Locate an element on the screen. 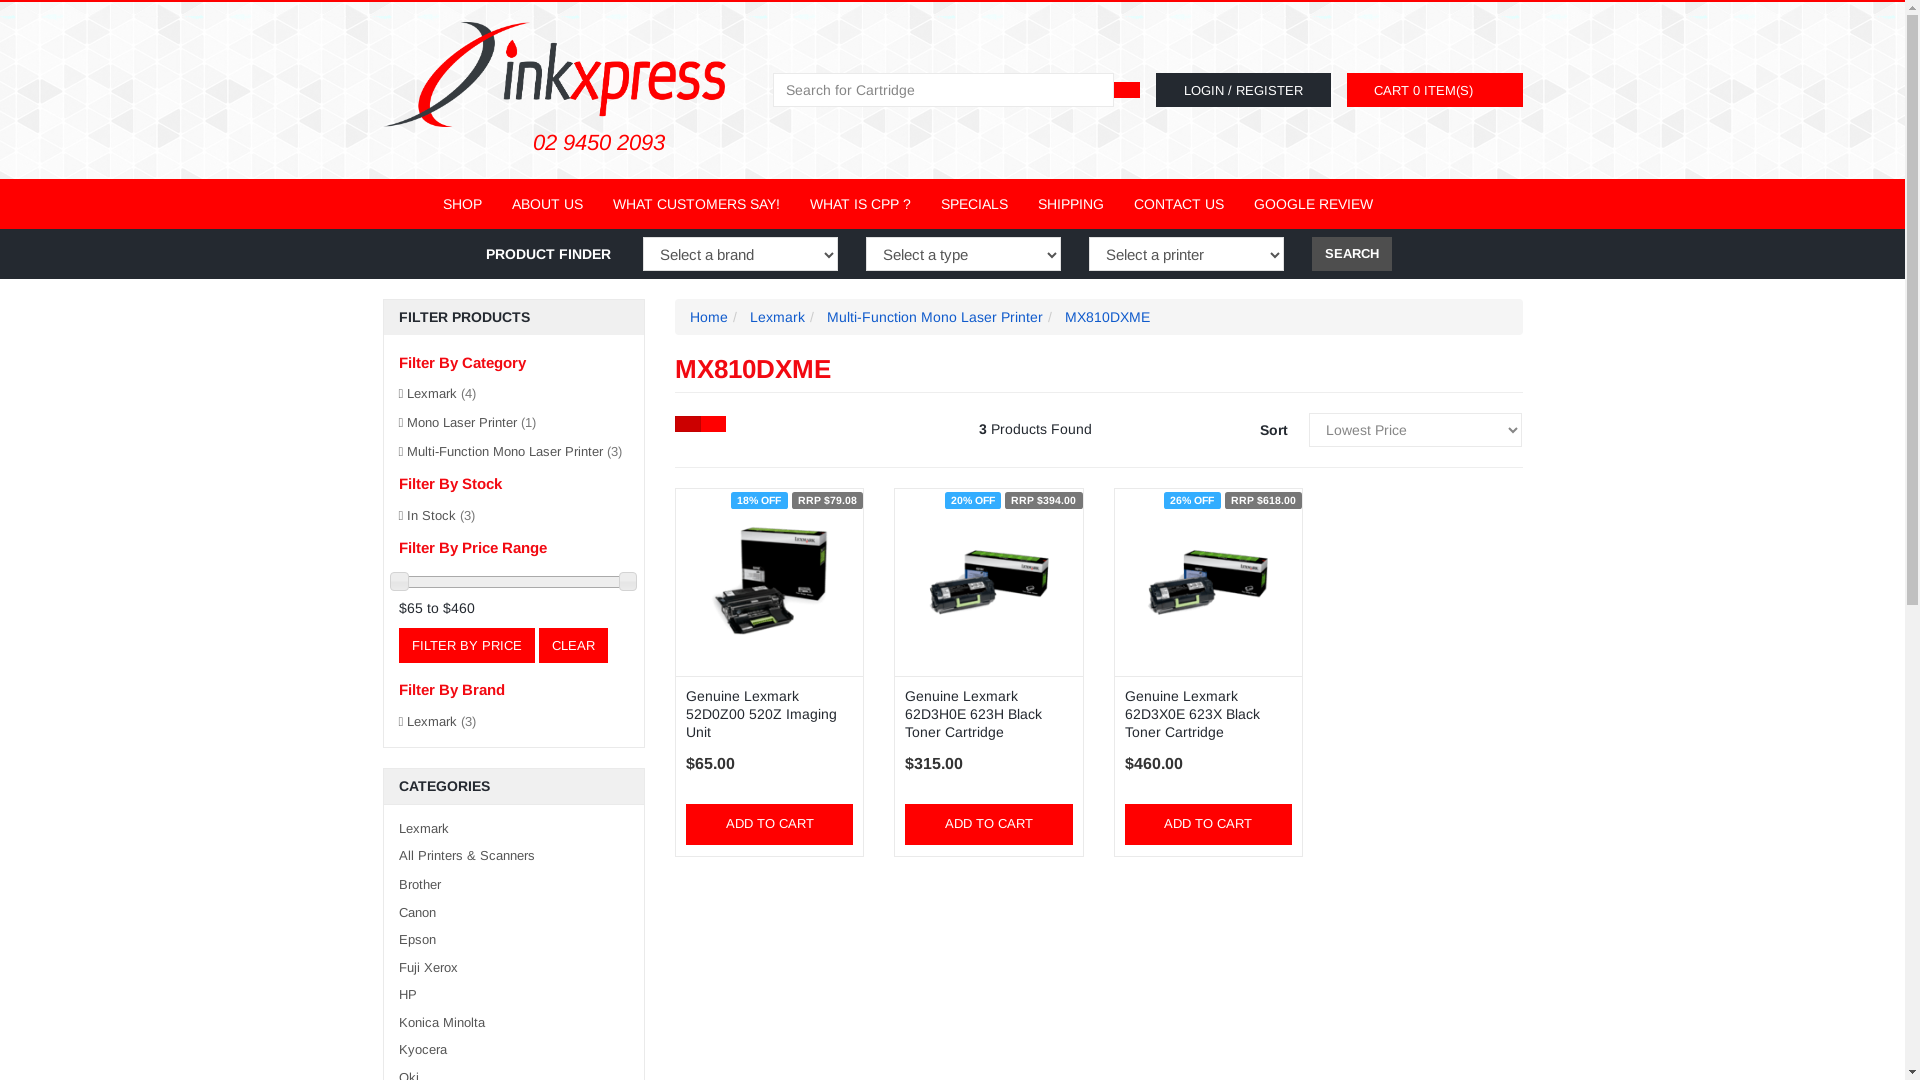 The image size is (1920, 1080). 'Multi-Function Mono Laser Printer (3)' is located at coordinates (514, 452).